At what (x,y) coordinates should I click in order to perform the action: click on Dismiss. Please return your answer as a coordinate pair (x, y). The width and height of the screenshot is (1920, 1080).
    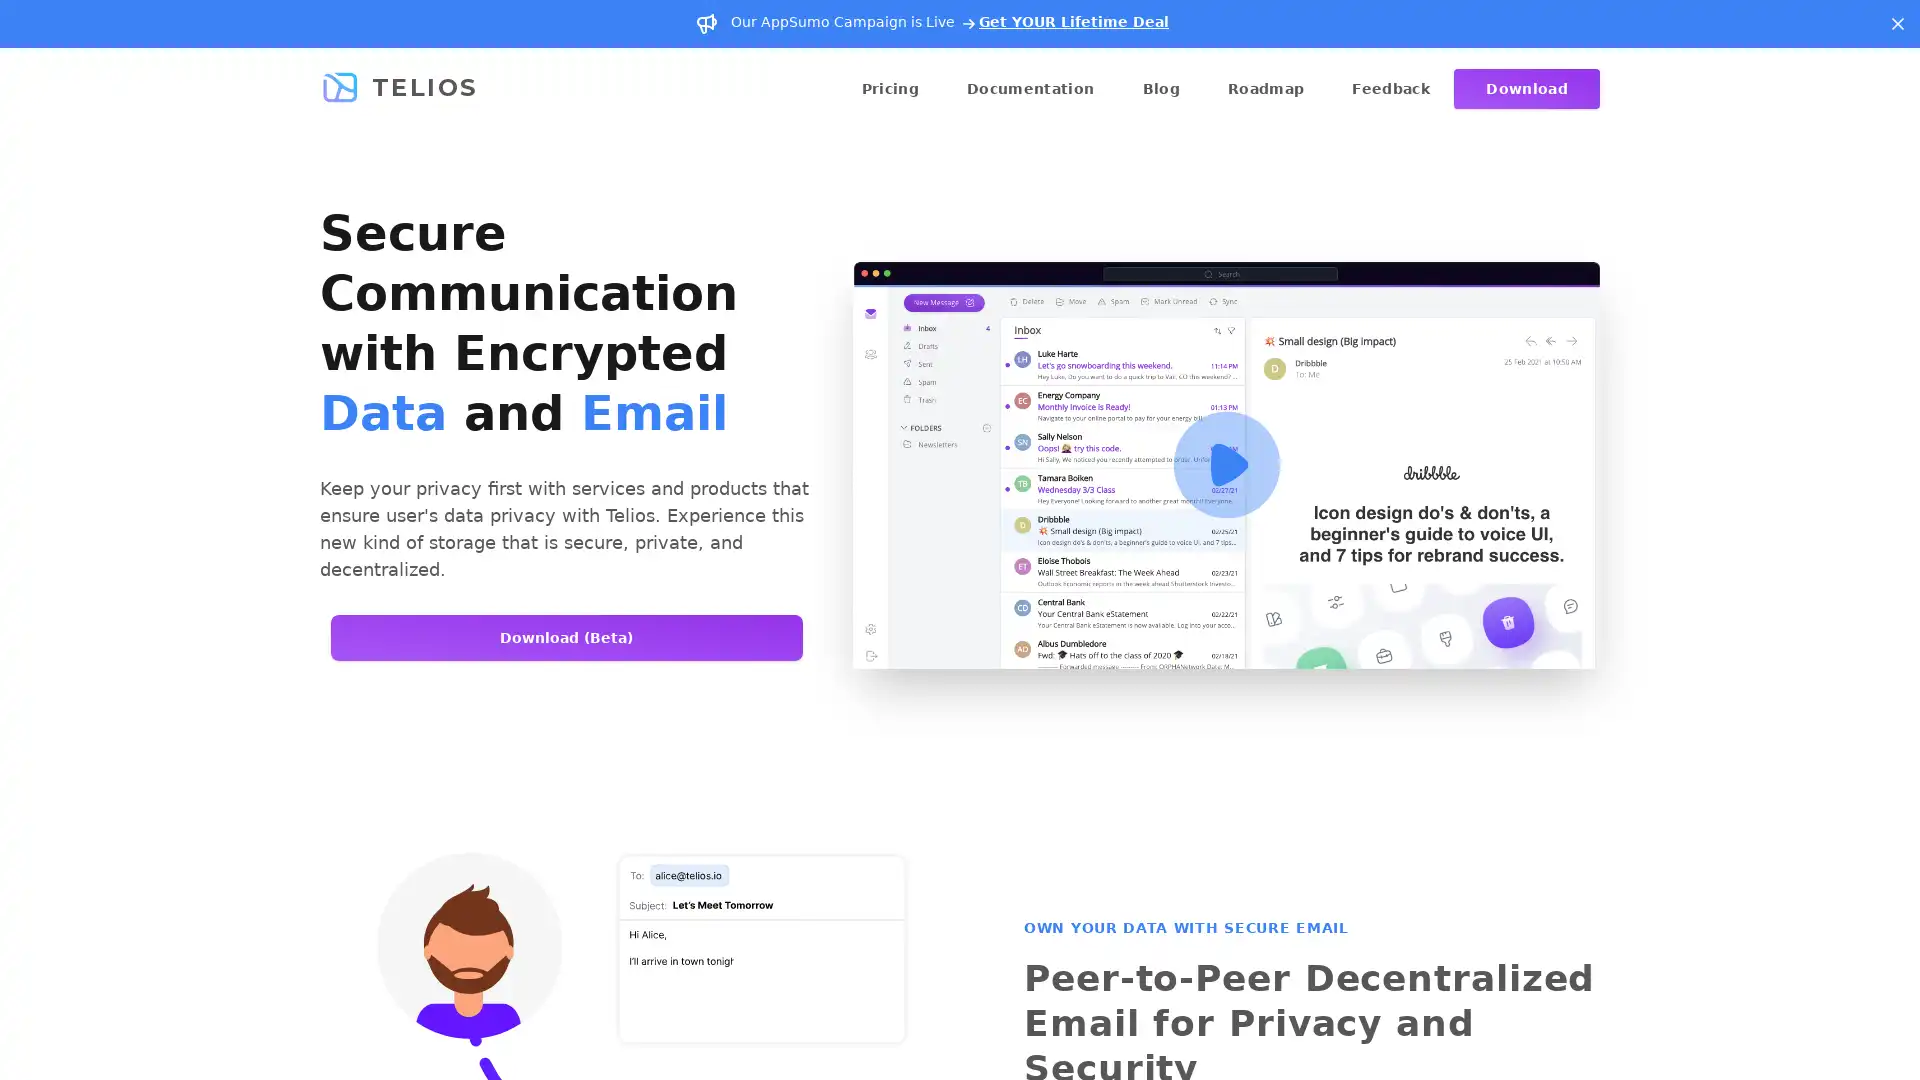
    Looking at the image, I should click on (1896, 23).